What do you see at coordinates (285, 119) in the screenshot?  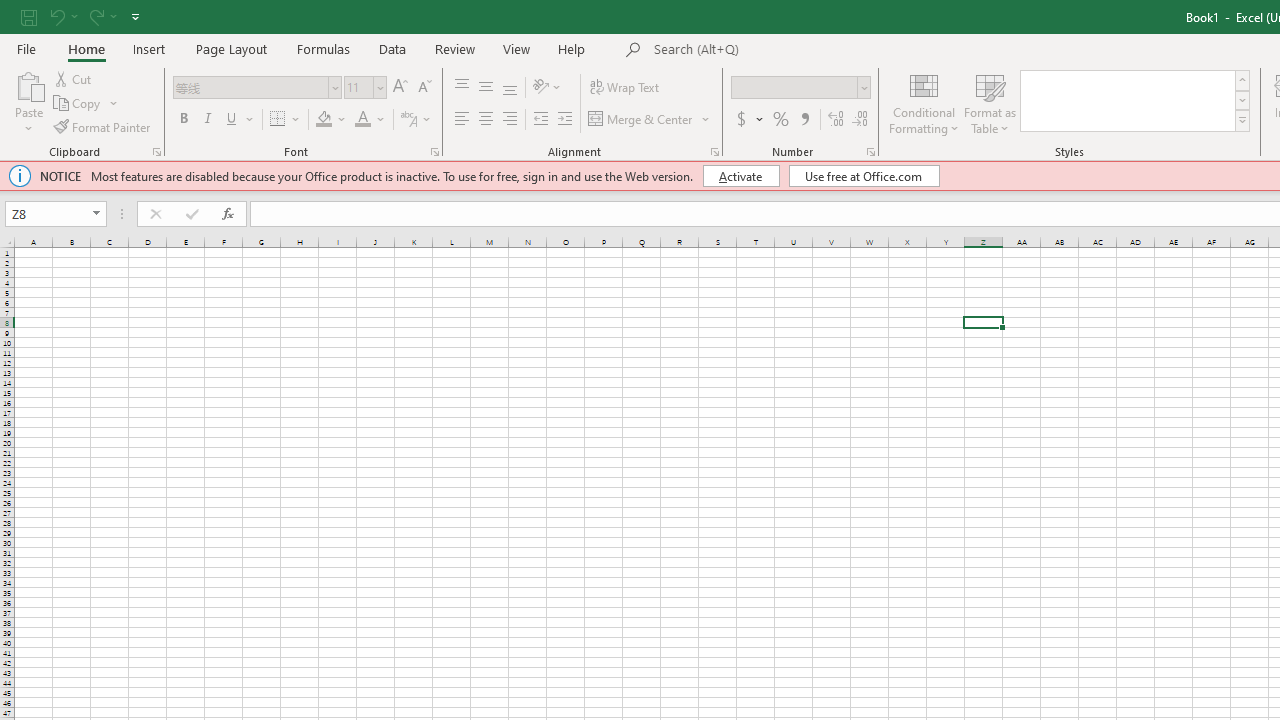 I see `'Borders'` at bounding box center [285, 119].